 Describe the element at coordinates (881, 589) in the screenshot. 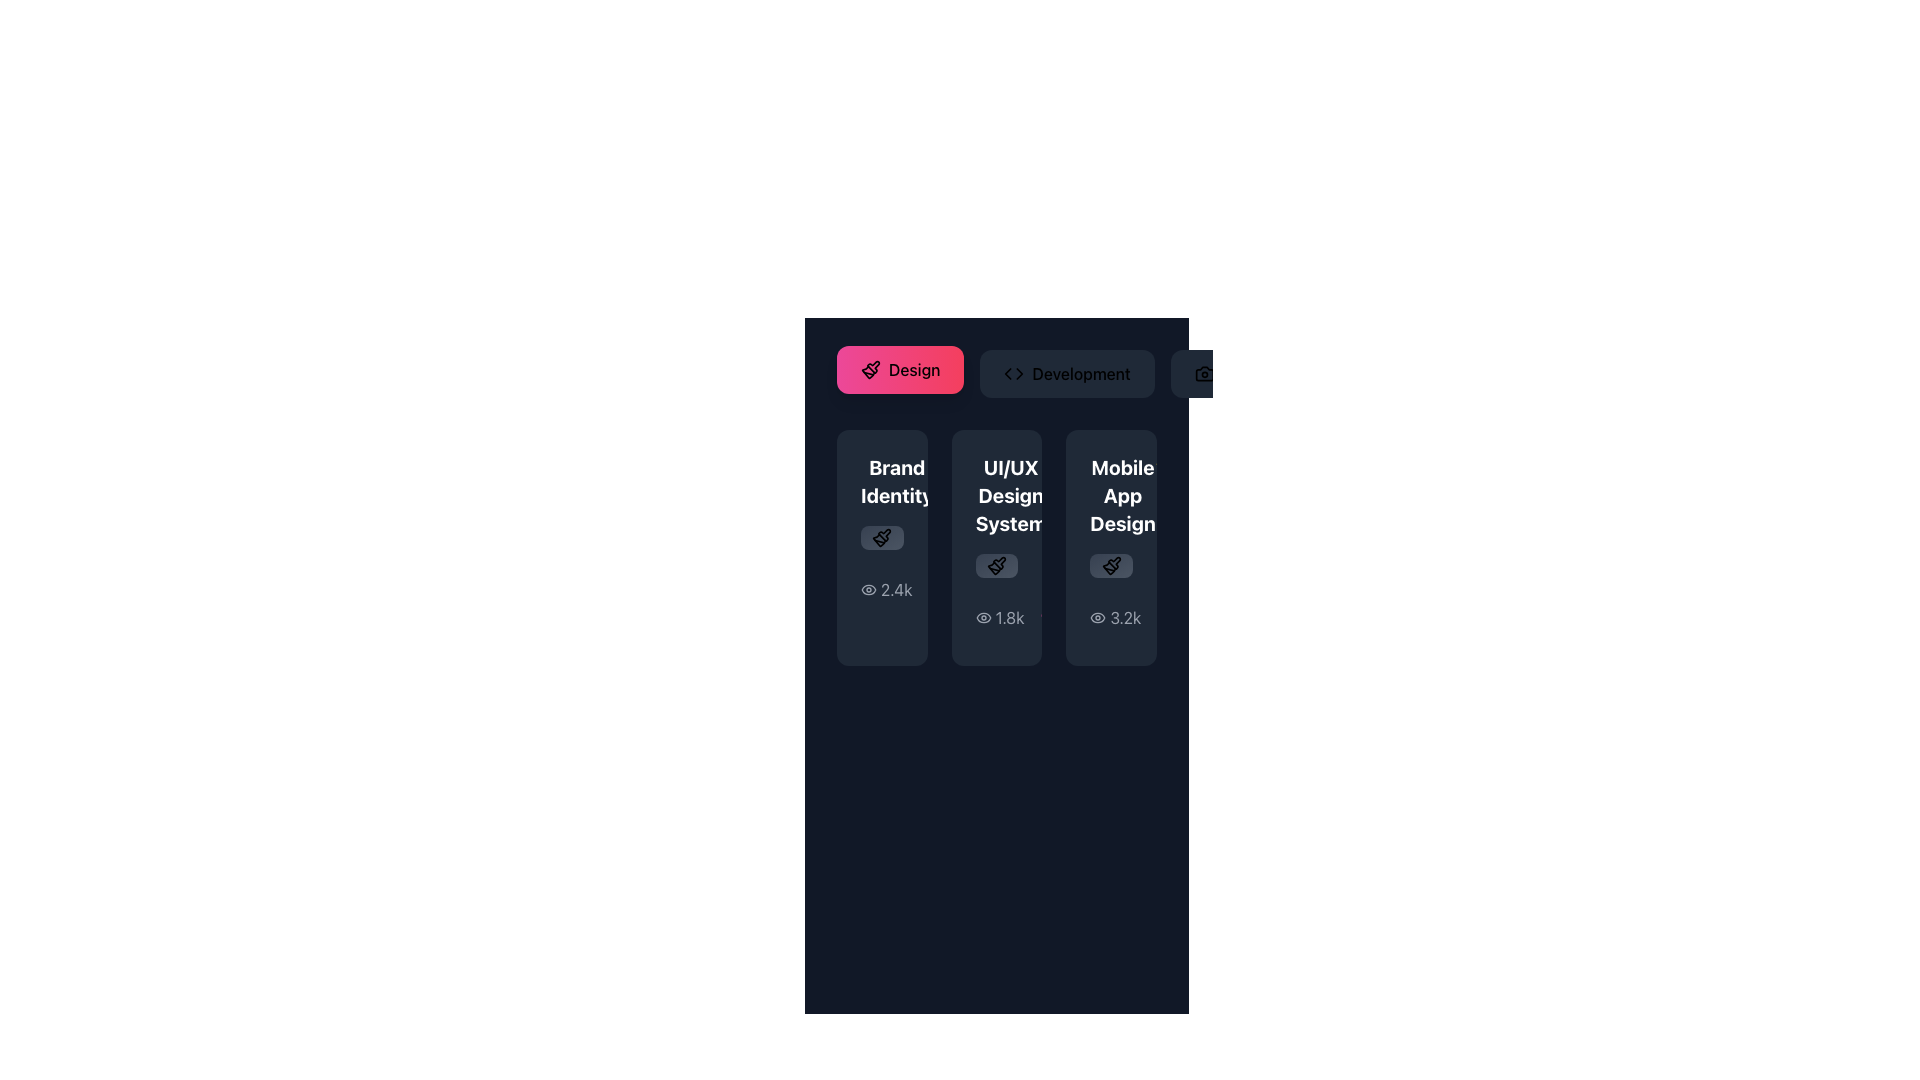

I see `the views icon located in the lower portion of the 'Brand Identity' card in the 'Design' section, which displays the number of views associated with the card` at that location.